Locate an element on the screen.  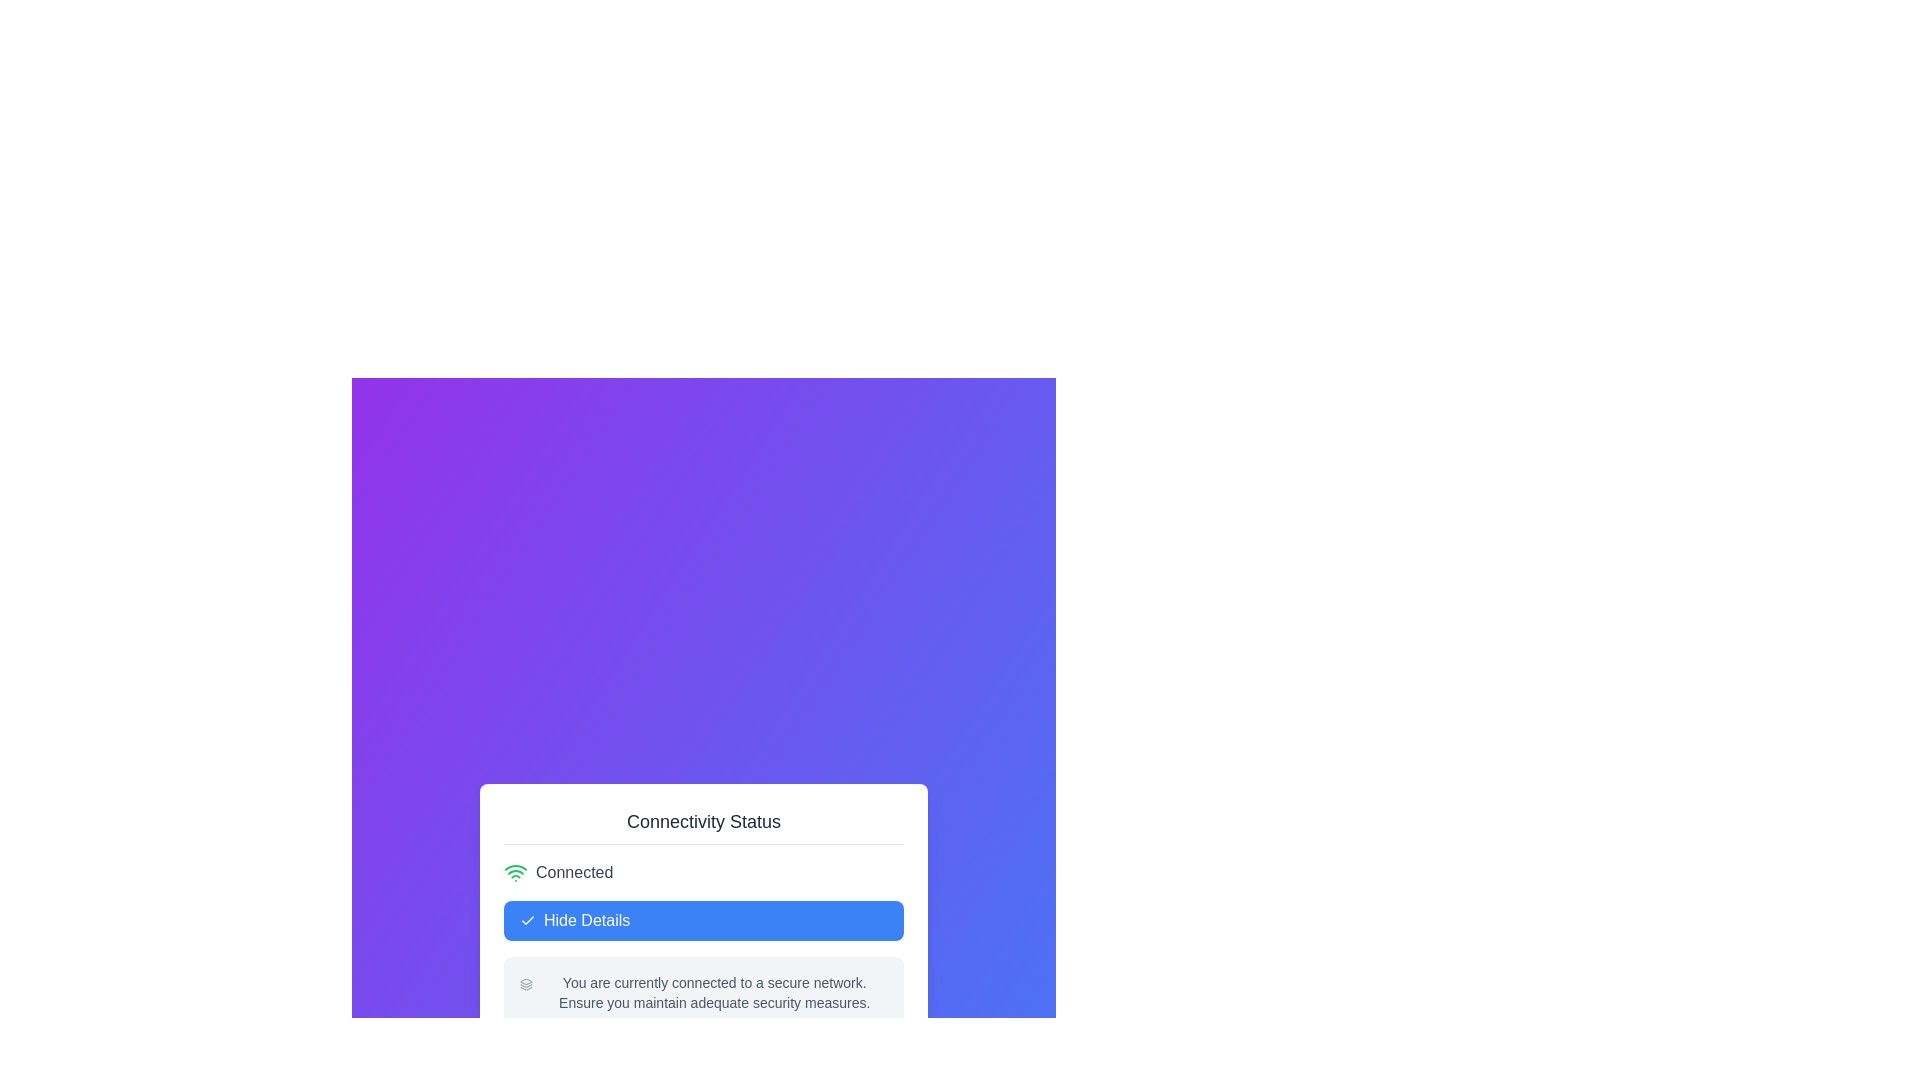
static text element indicating the current connectivity status, which displays 'Connected' next to the Wi-Fi icon is located at coordinates (573, 871).